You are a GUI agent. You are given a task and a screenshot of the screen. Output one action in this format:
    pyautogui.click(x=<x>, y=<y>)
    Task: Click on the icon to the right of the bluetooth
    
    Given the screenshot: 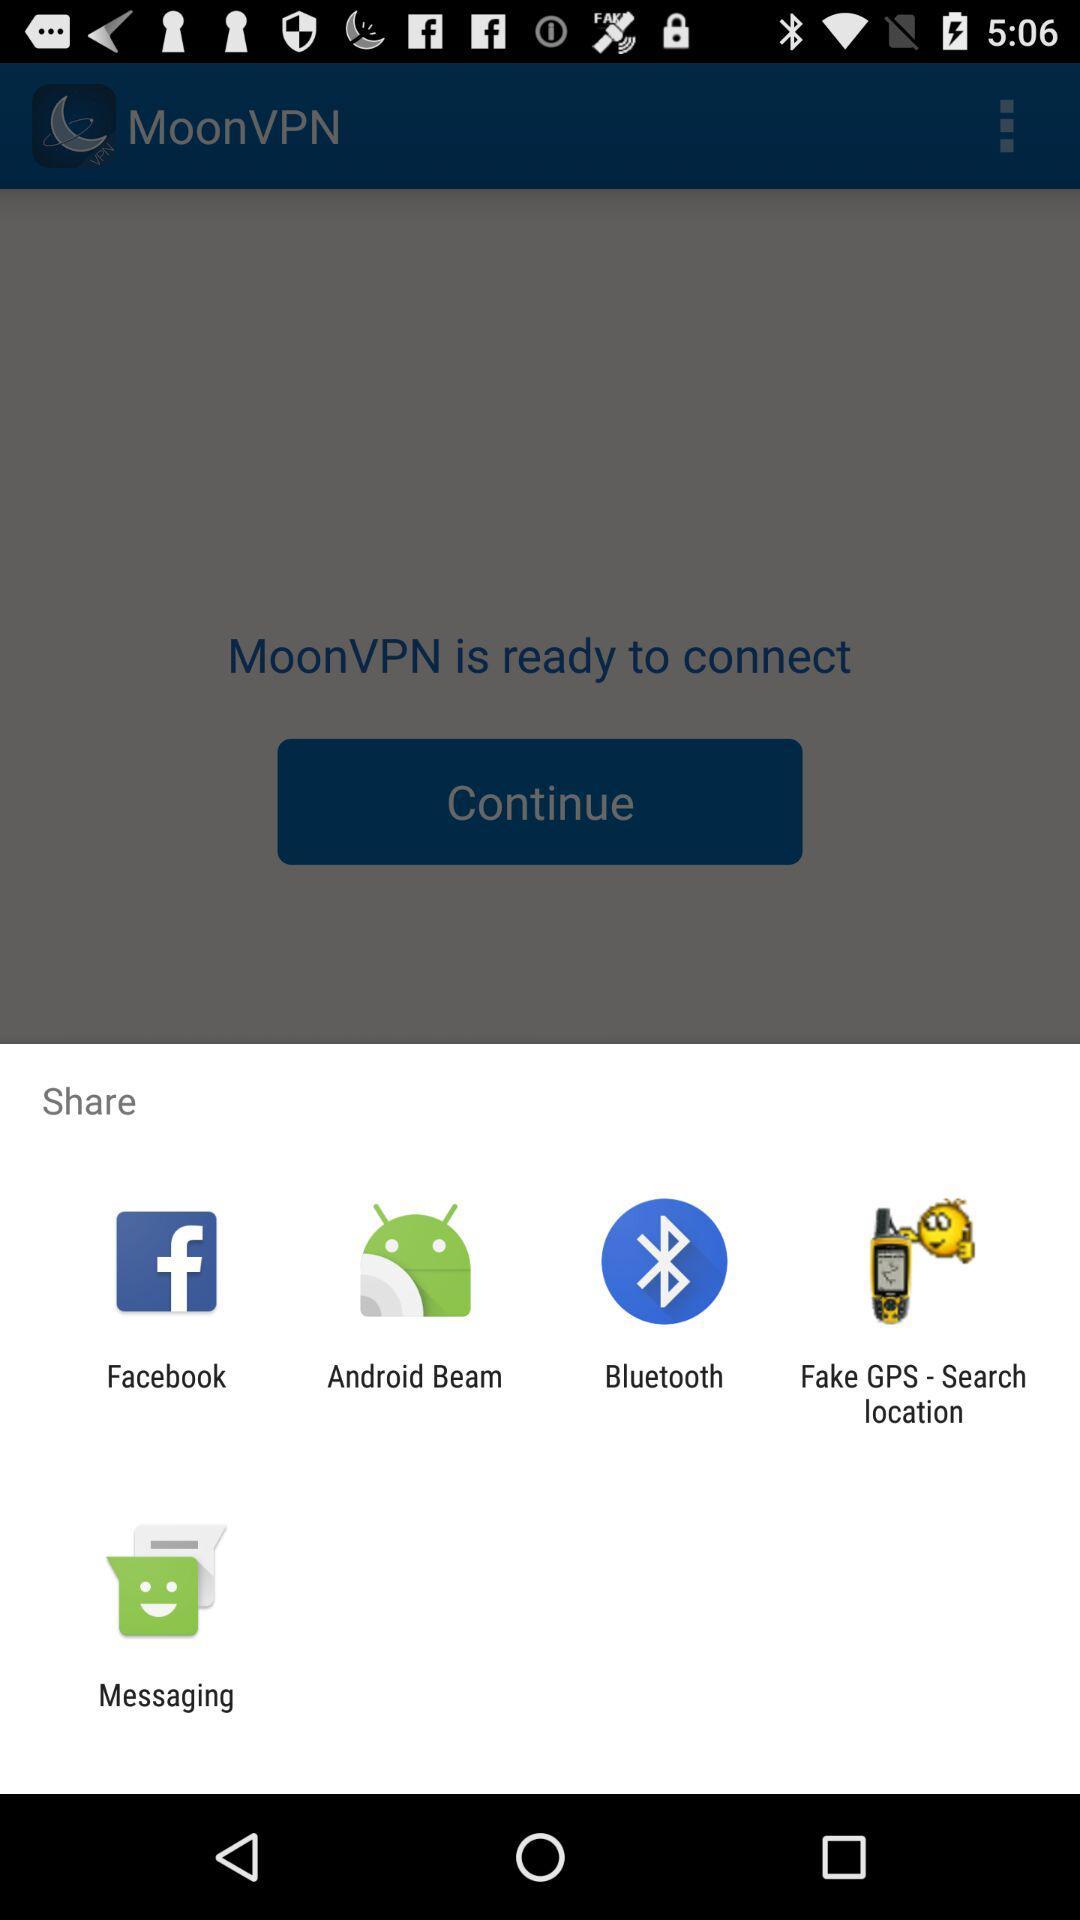 What is the action you would take?
    pyautogui.click(x=913, y=1392)
    